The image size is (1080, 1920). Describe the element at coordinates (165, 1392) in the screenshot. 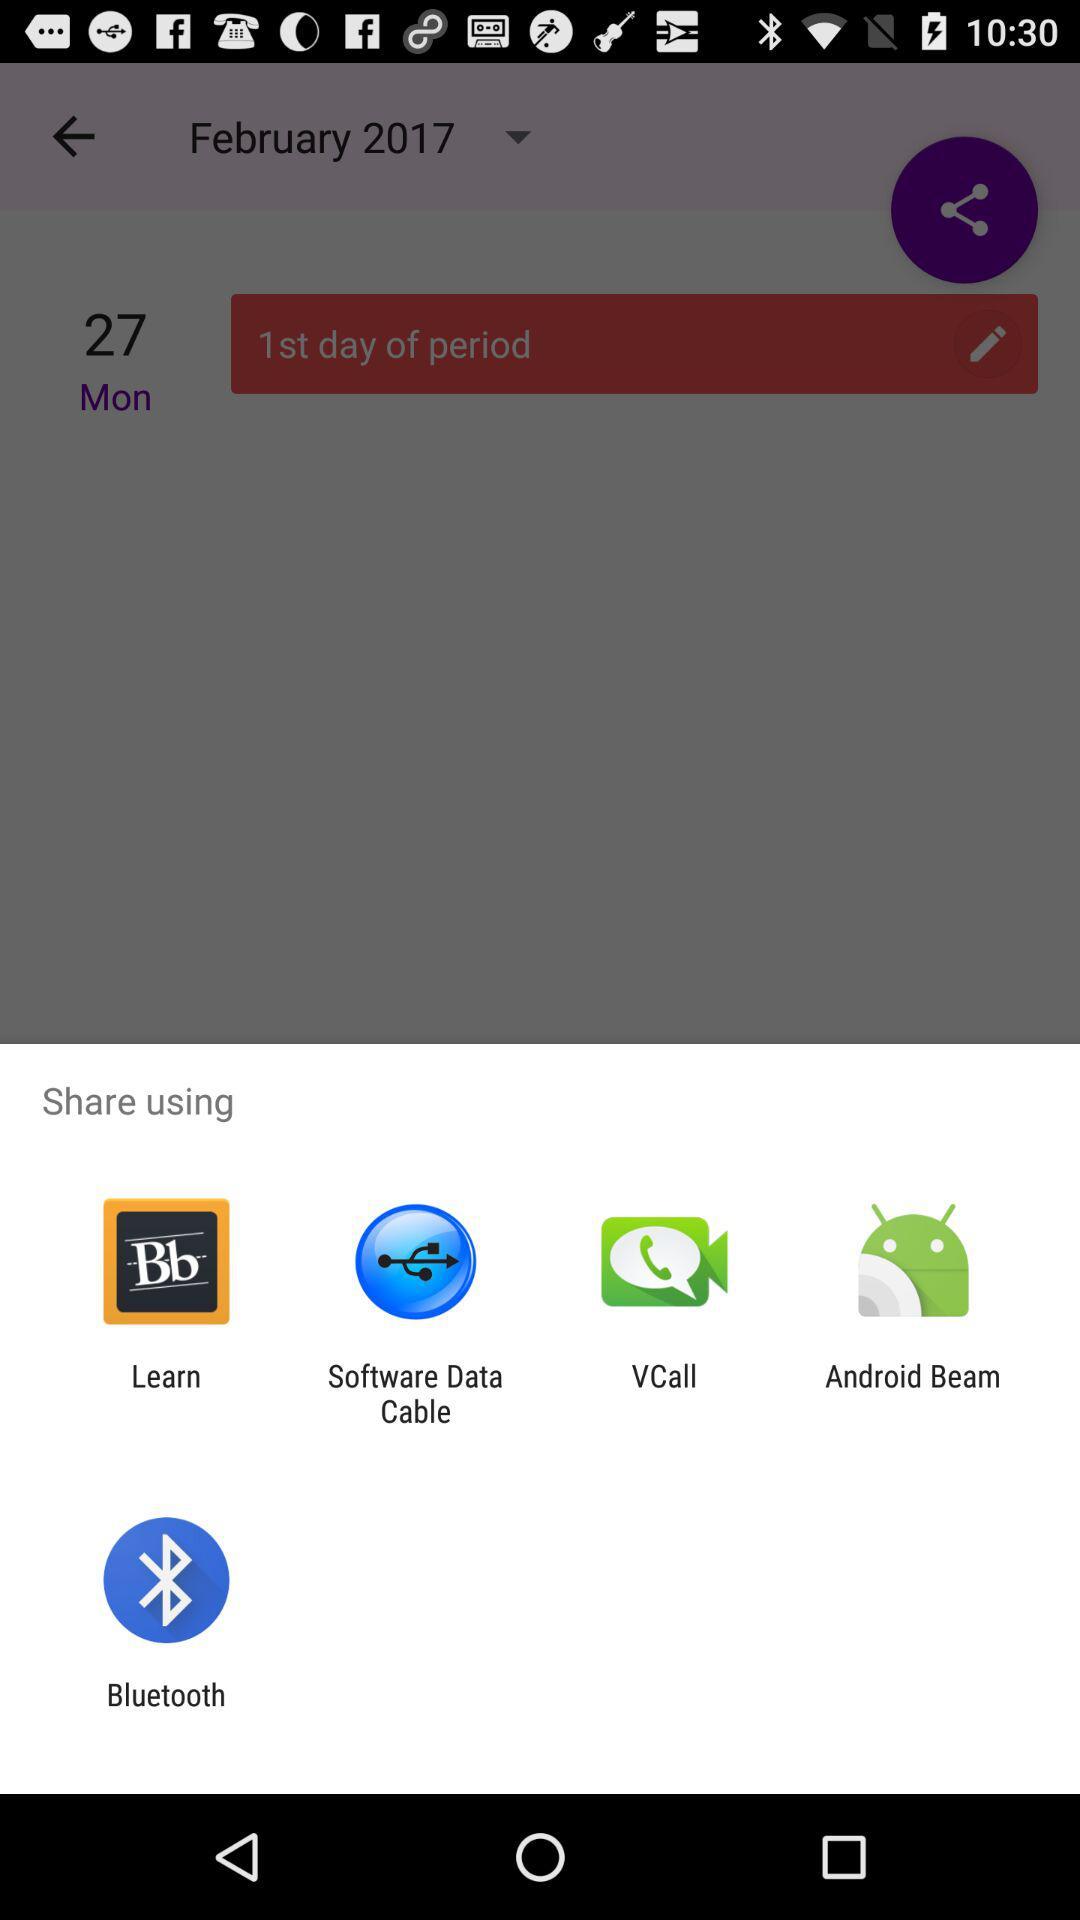

I see `the learn app` at that location.